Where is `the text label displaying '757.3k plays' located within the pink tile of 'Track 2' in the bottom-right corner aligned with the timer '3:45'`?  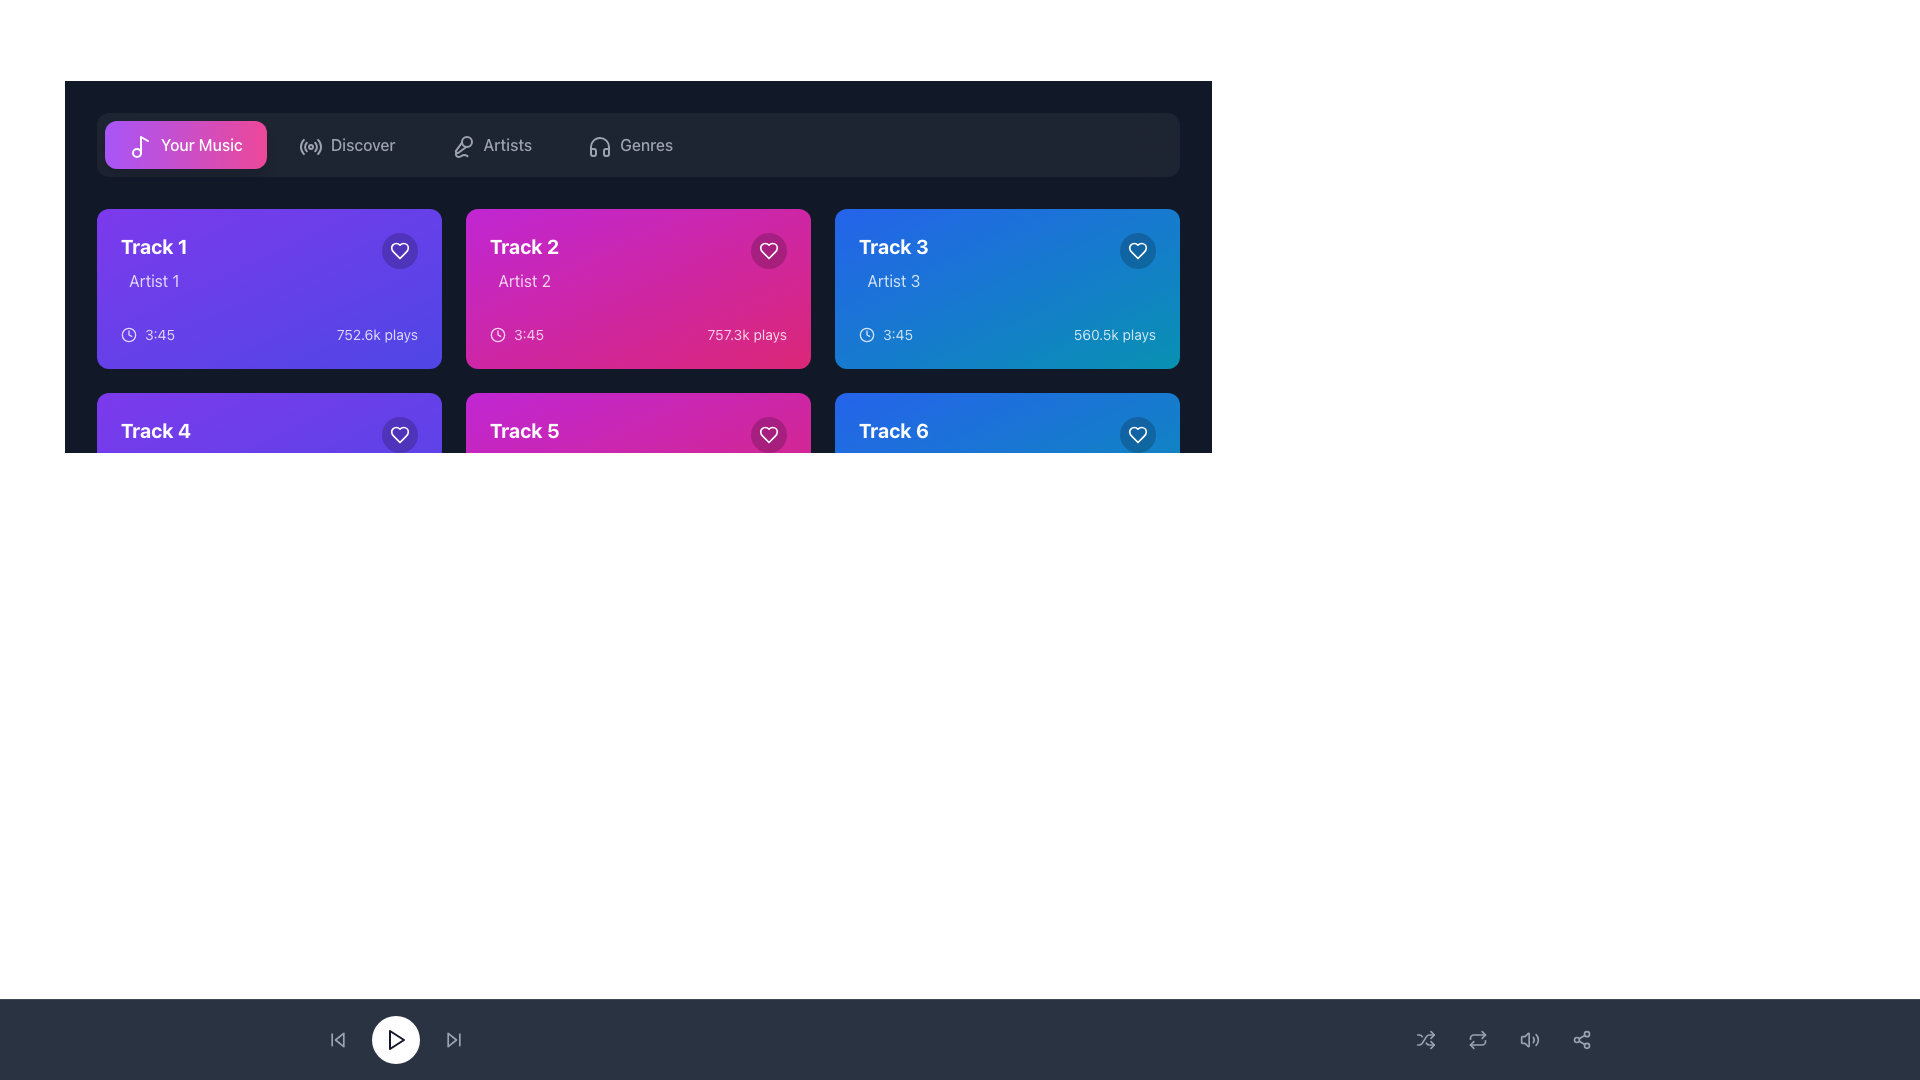 the text label displaying '757.3k plays' located within the pink tile of 'Track 2' in the bottom-right corner aligned with the timer '3:45' is located at coordinates (746, 334).